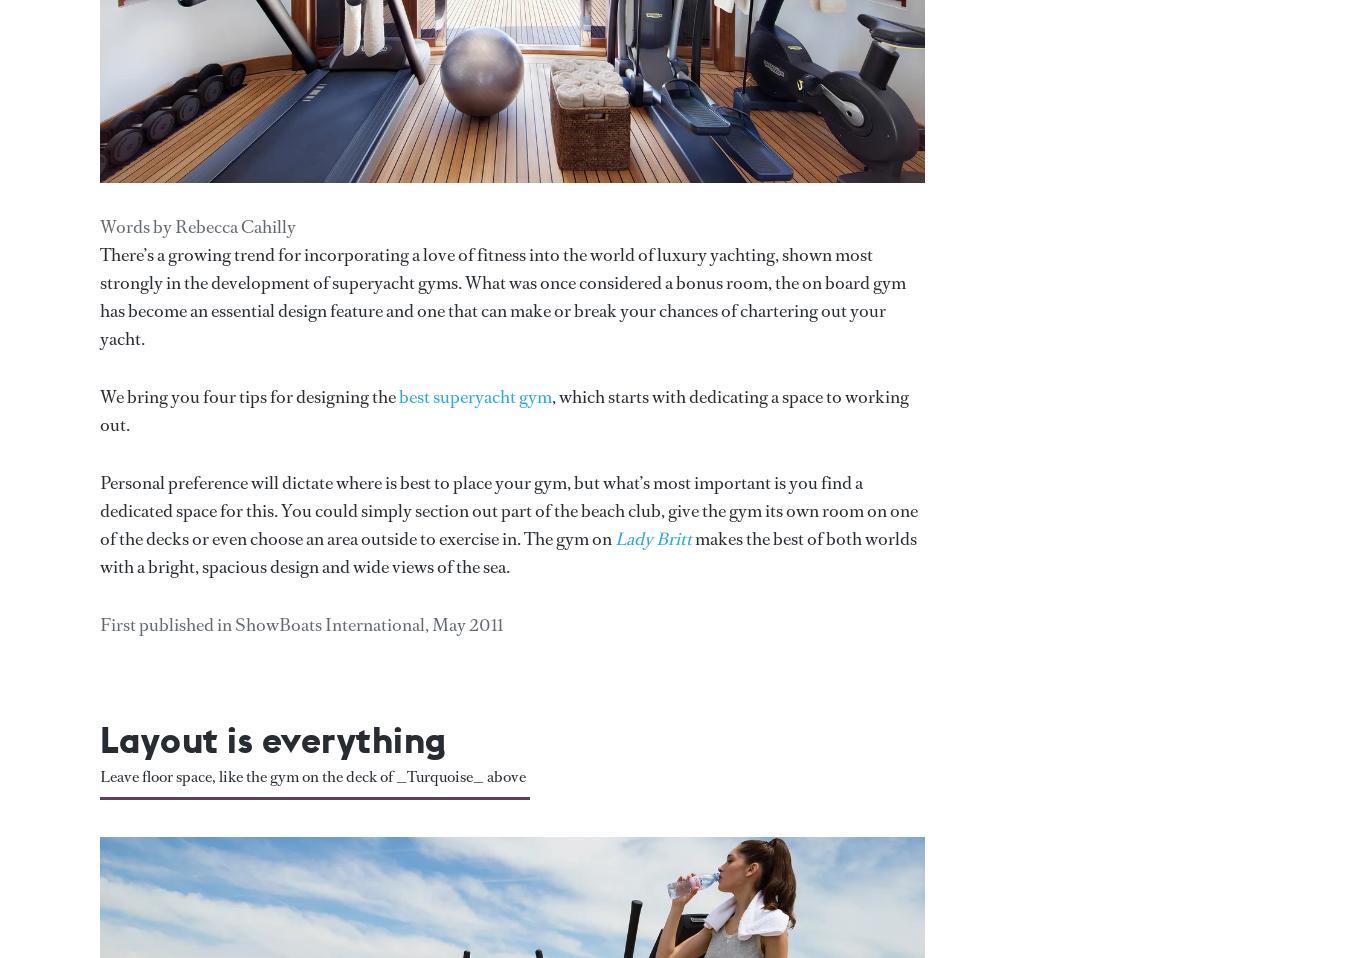  What do you see at coordinates (507, 509) in the screenshot?
I see `'Personal preference will dictate where is best to place your gym, but what’s most important is you find a dedicated space for this. You could simply section out part of the beach club, give the gym its own room on one of the decks or even choose an area outside to exercise in. The gym on'` at bounding box center [507, 509].